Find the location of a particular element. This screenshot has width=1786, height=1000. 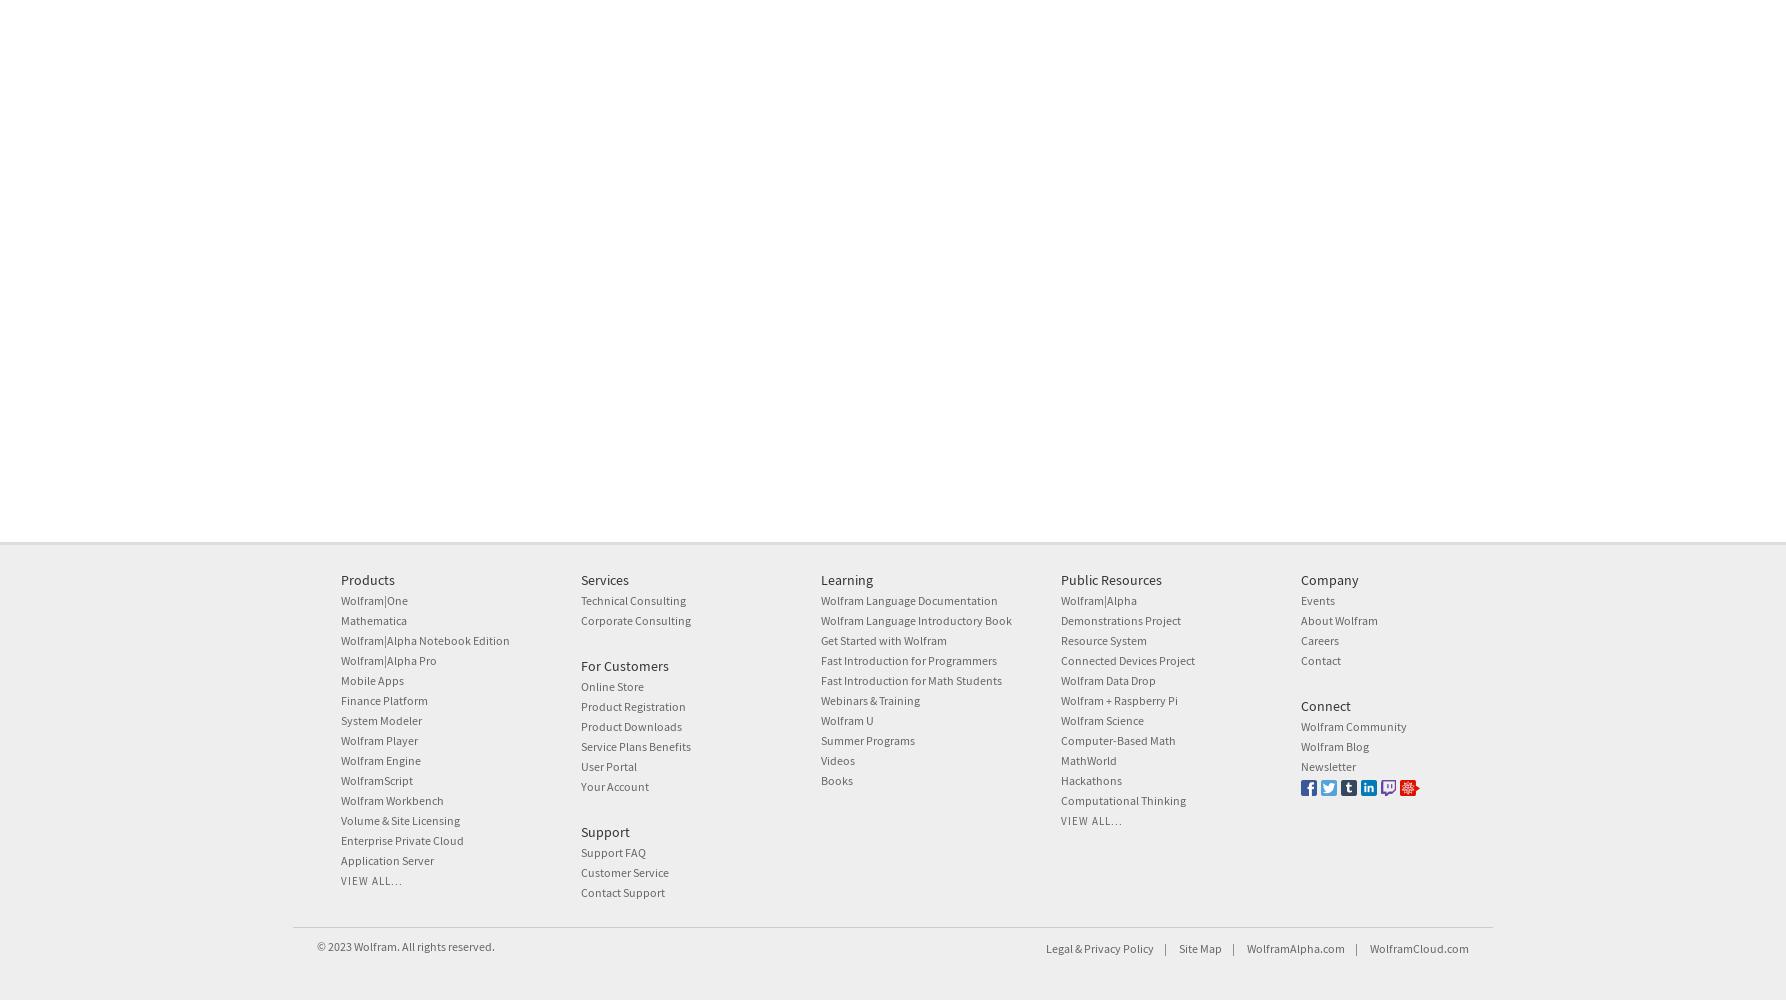

'Services' is located at coordinates (604, 579).